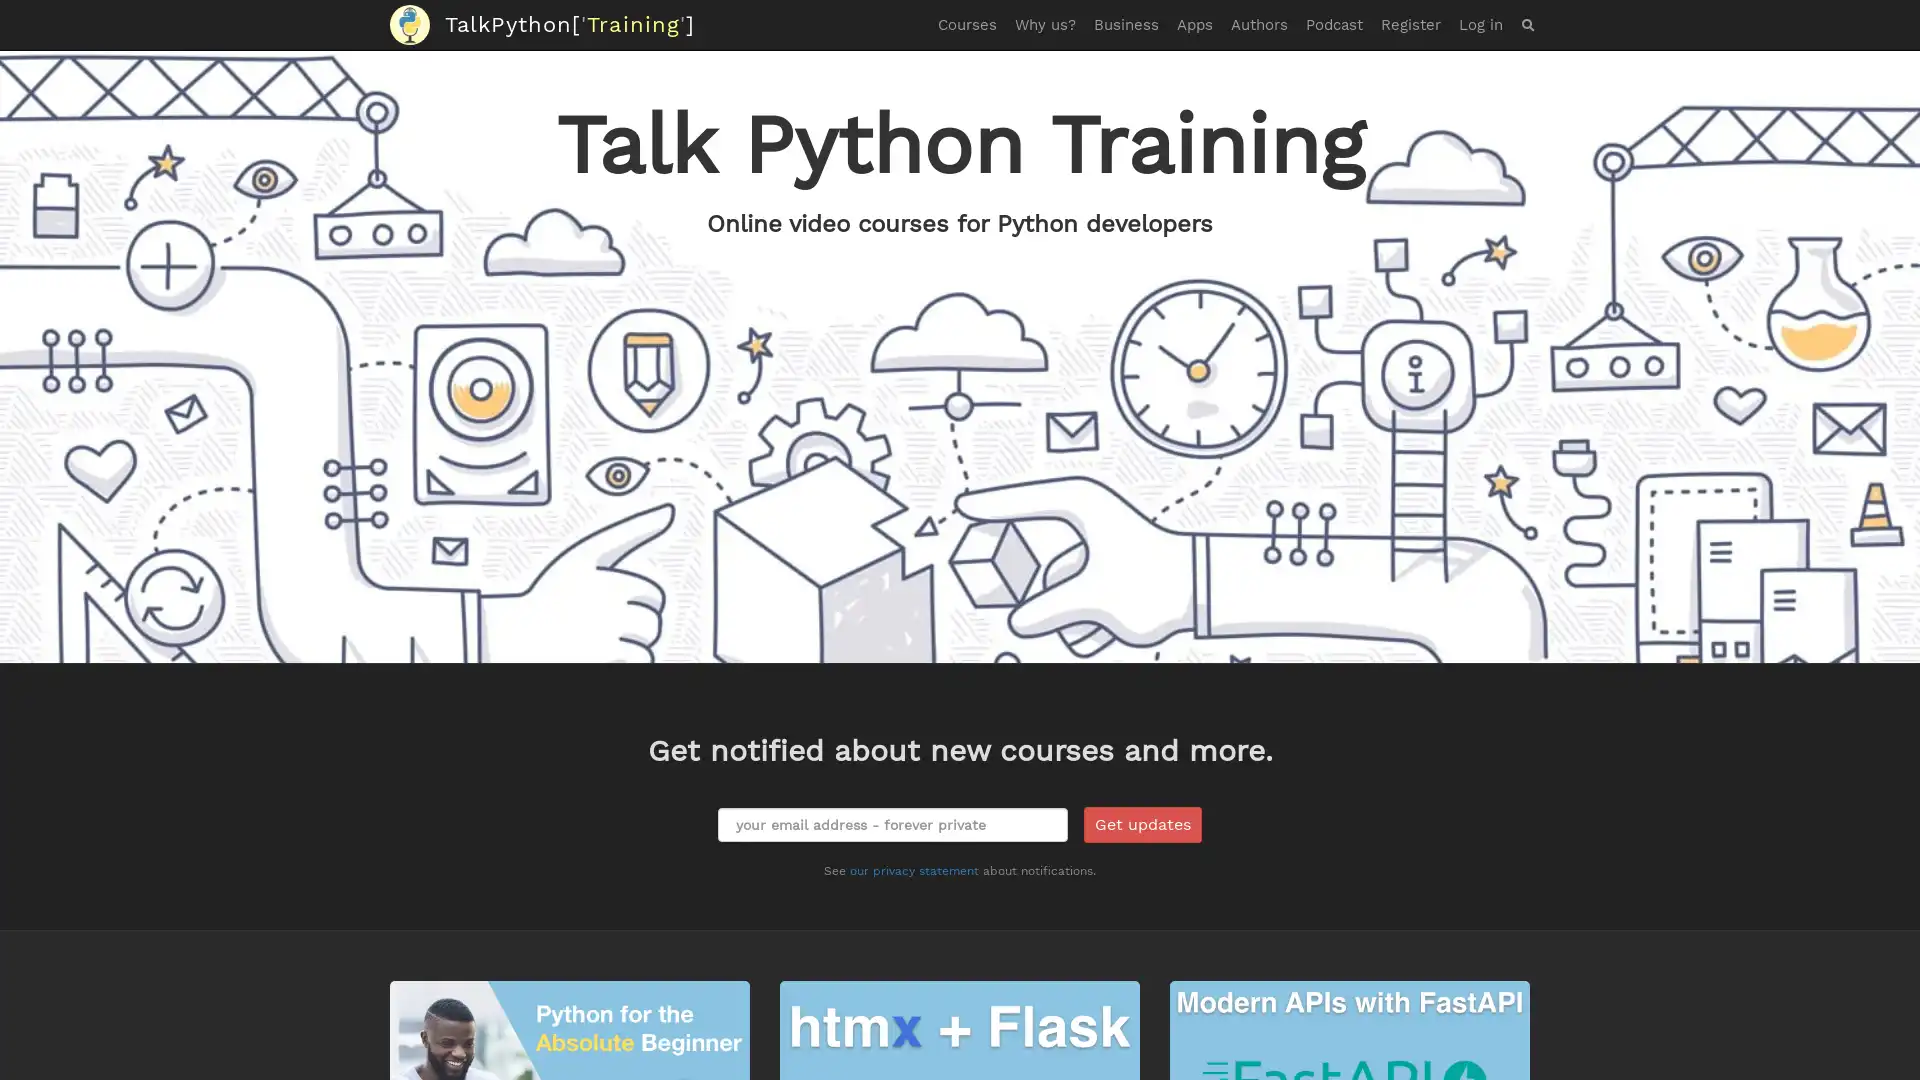 This screenshot has height=1080, width=1920. I want to click on Get updates, so click(1142, 825).